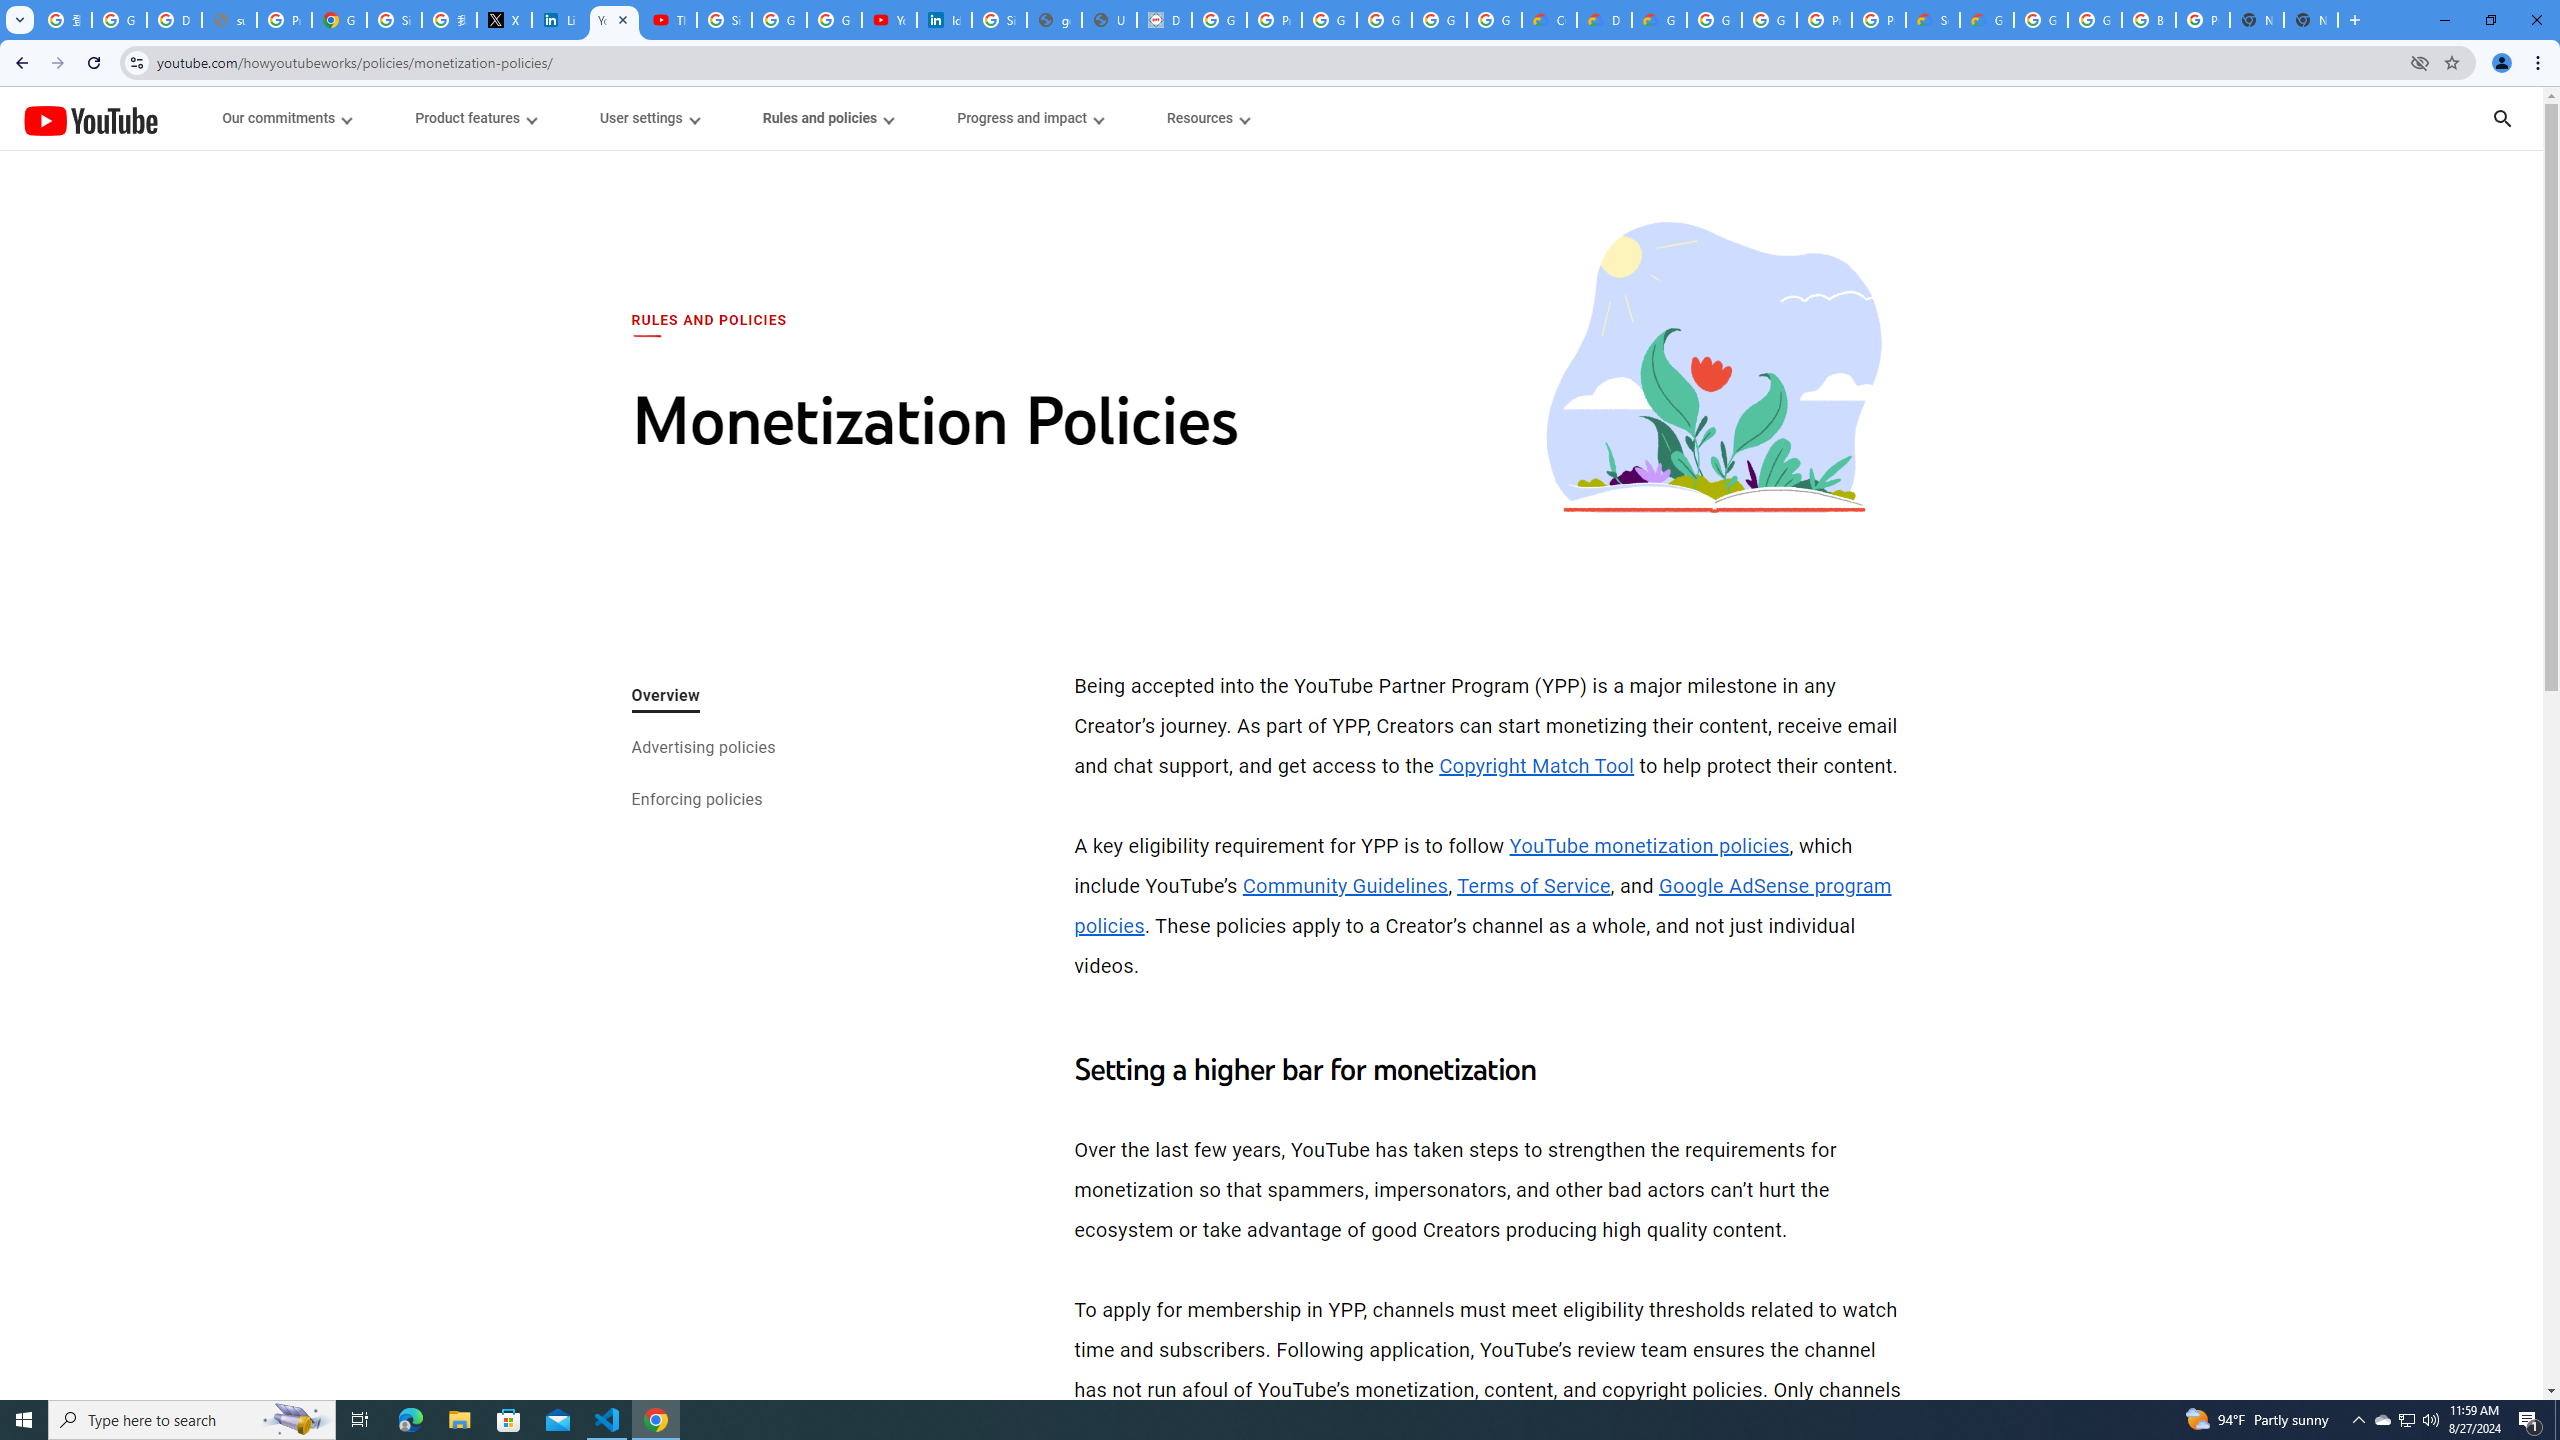  What do you see at coordinates (2311, 19) in the screenshot?
I see `'New Tab'` at bounding box center [2311, 19].